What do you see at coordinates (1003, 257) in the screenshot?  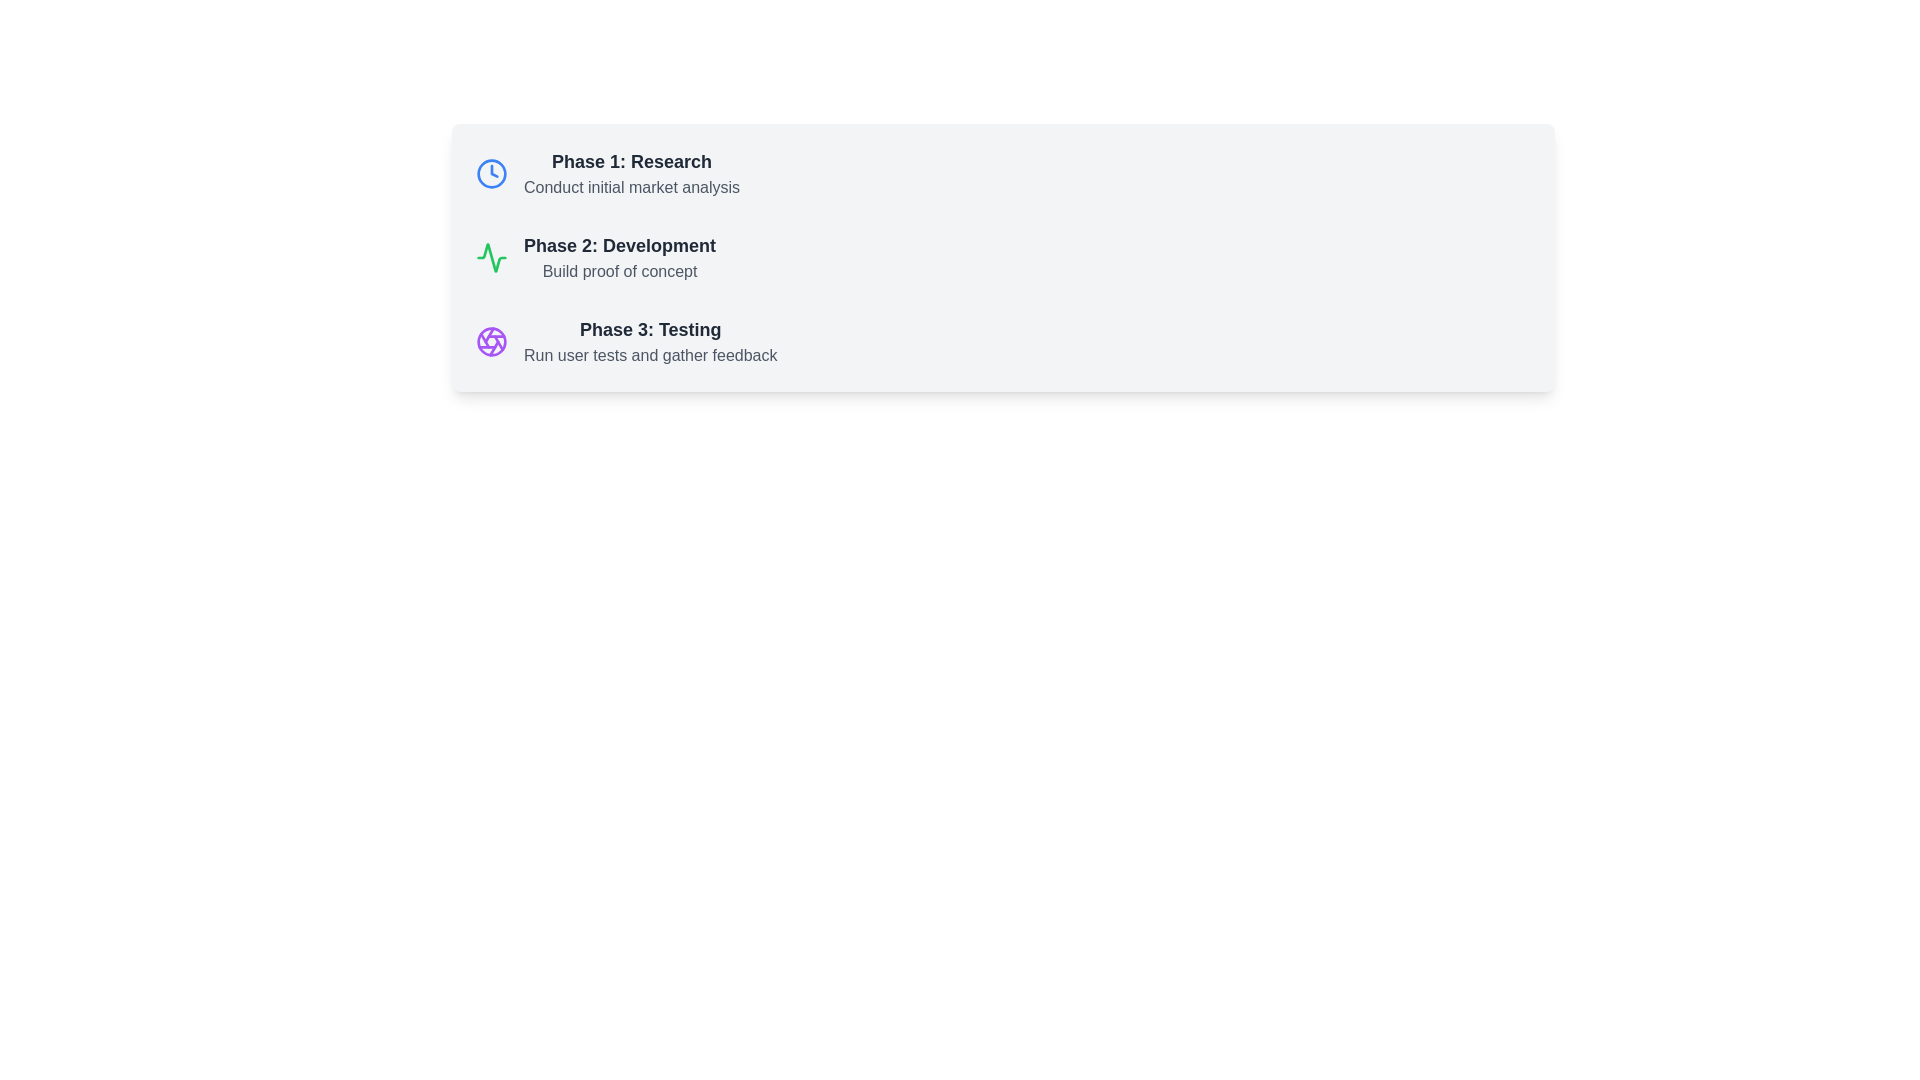 I see `icon in the 'Development' phase of the workflow, which is the second content block in a vertical list of three blocks` at bounding box center [1003, 257].